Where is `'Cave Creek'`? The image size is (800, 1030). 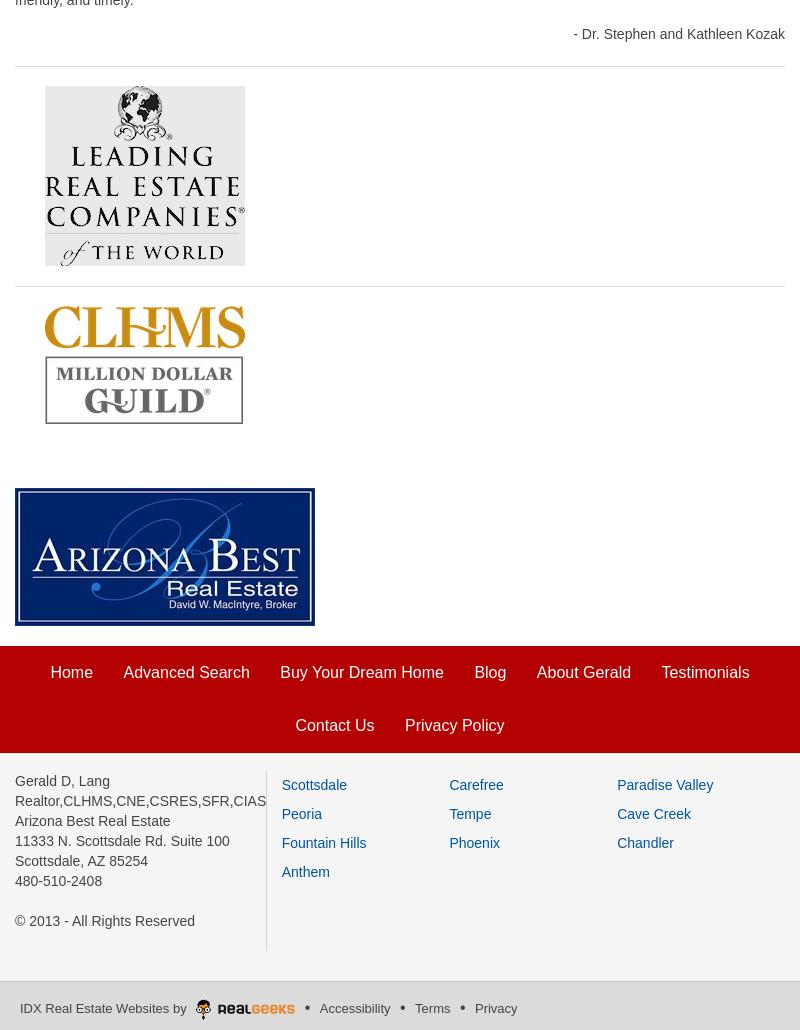 'Cave Creek' is located at coordinates (653, 811).